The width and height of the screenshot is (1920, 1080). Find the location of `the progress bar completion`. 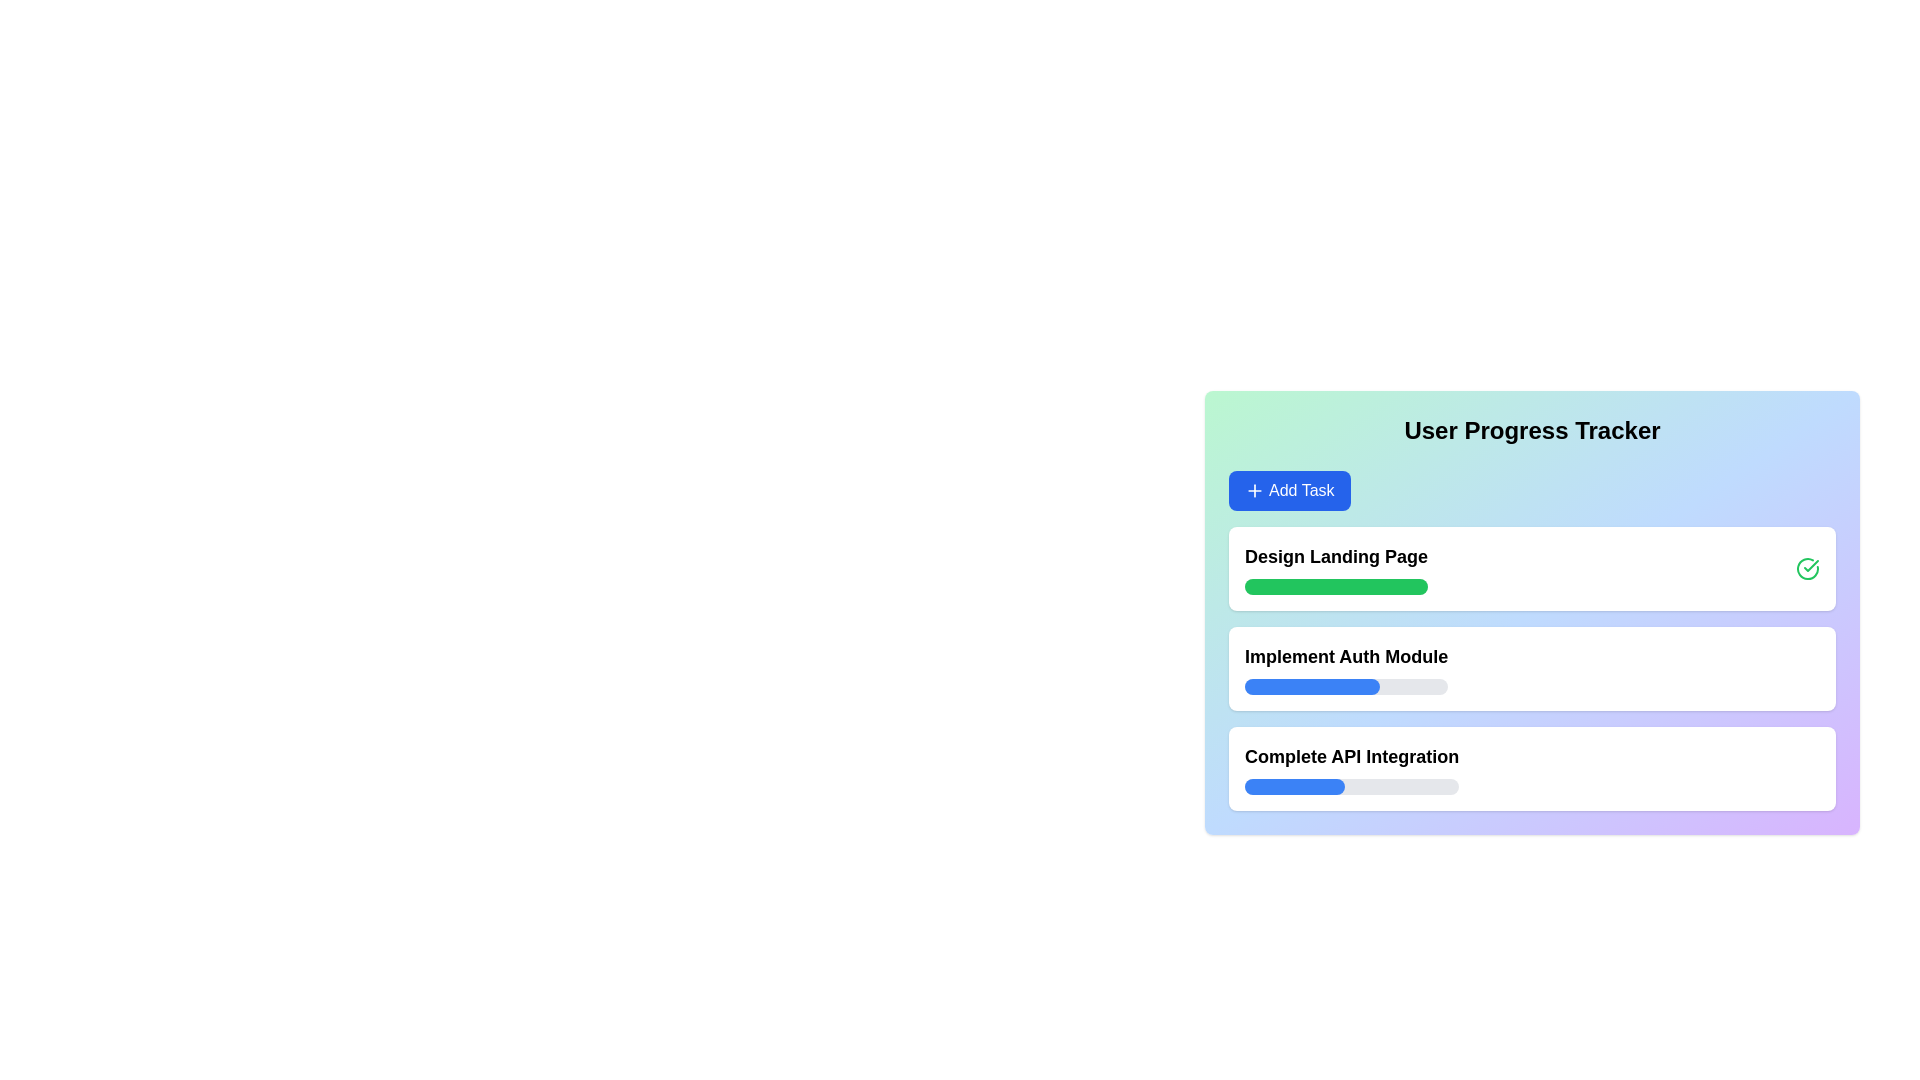

the progress bar completion is located at coordinates (1245, 785).